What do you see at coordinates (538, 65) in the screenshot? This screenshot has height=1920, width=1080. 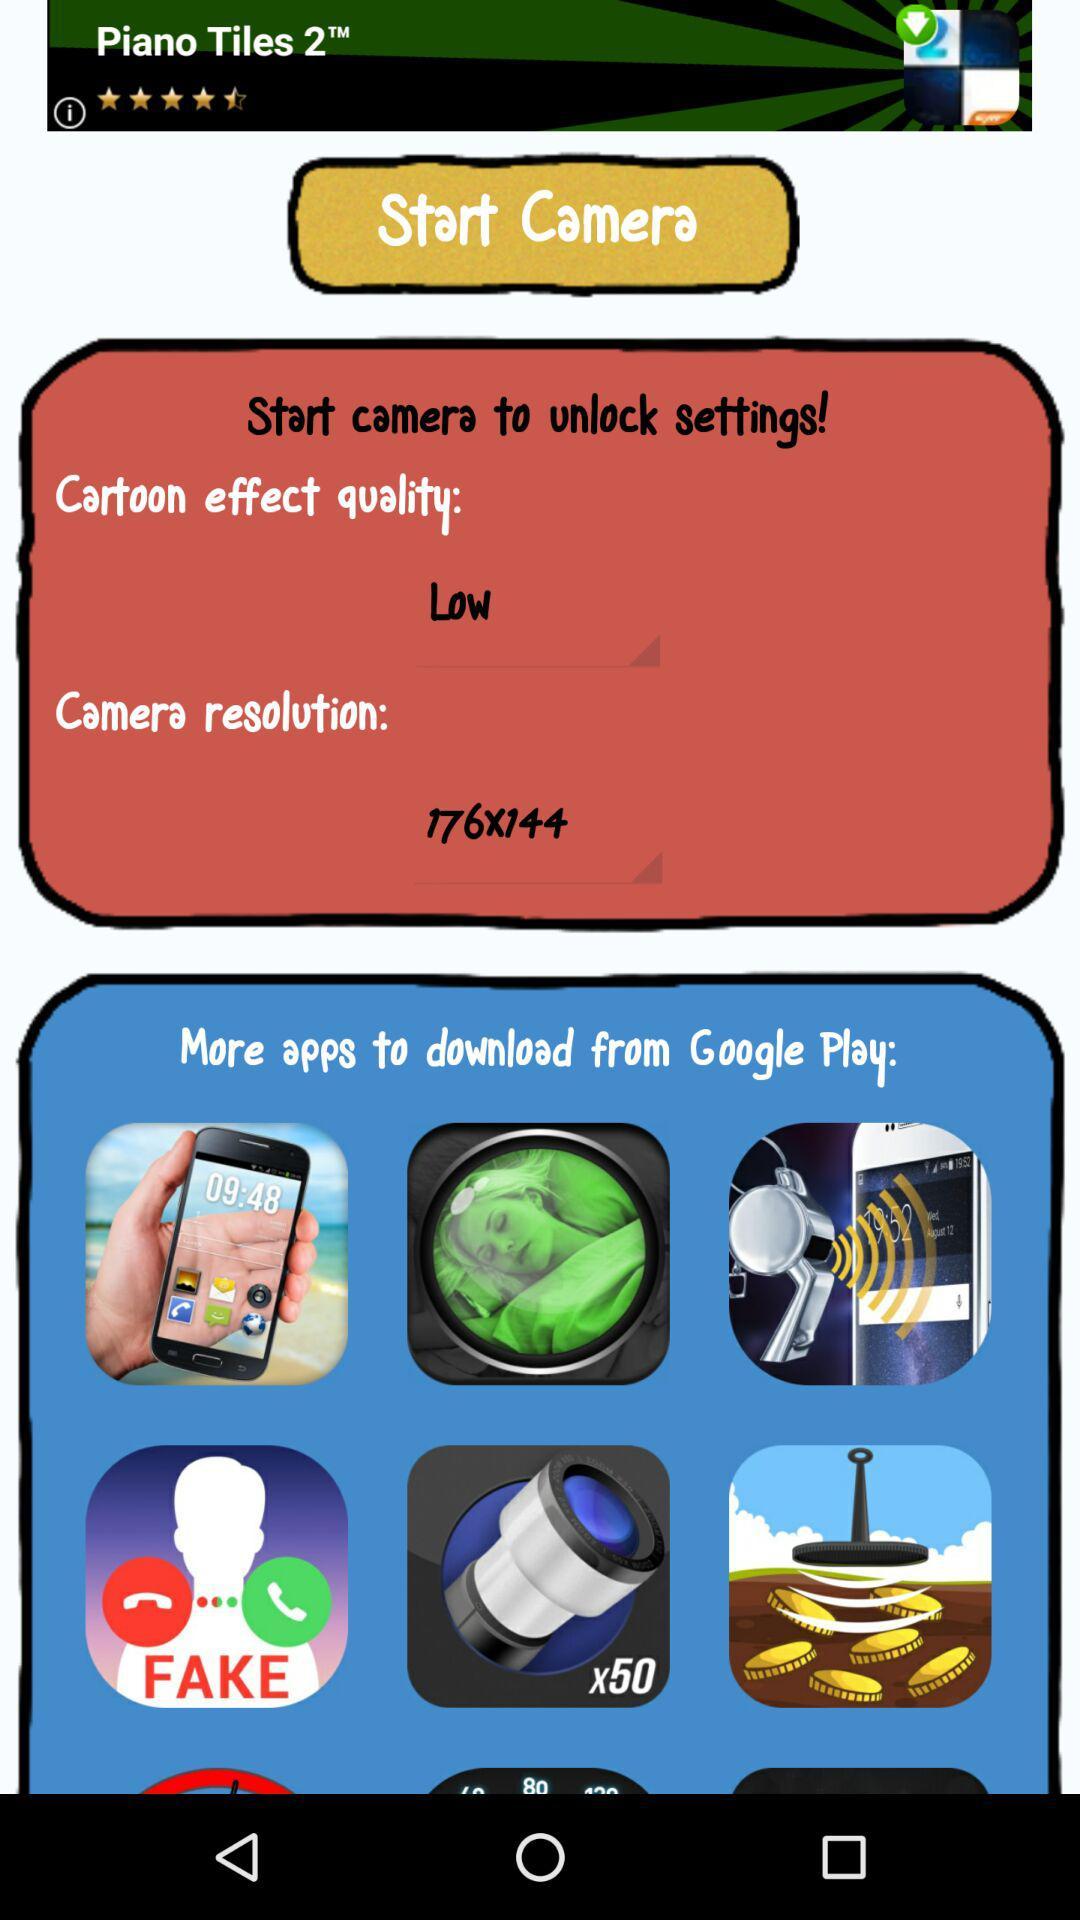 I see `the advertisement` at bounding box center [538, 65].